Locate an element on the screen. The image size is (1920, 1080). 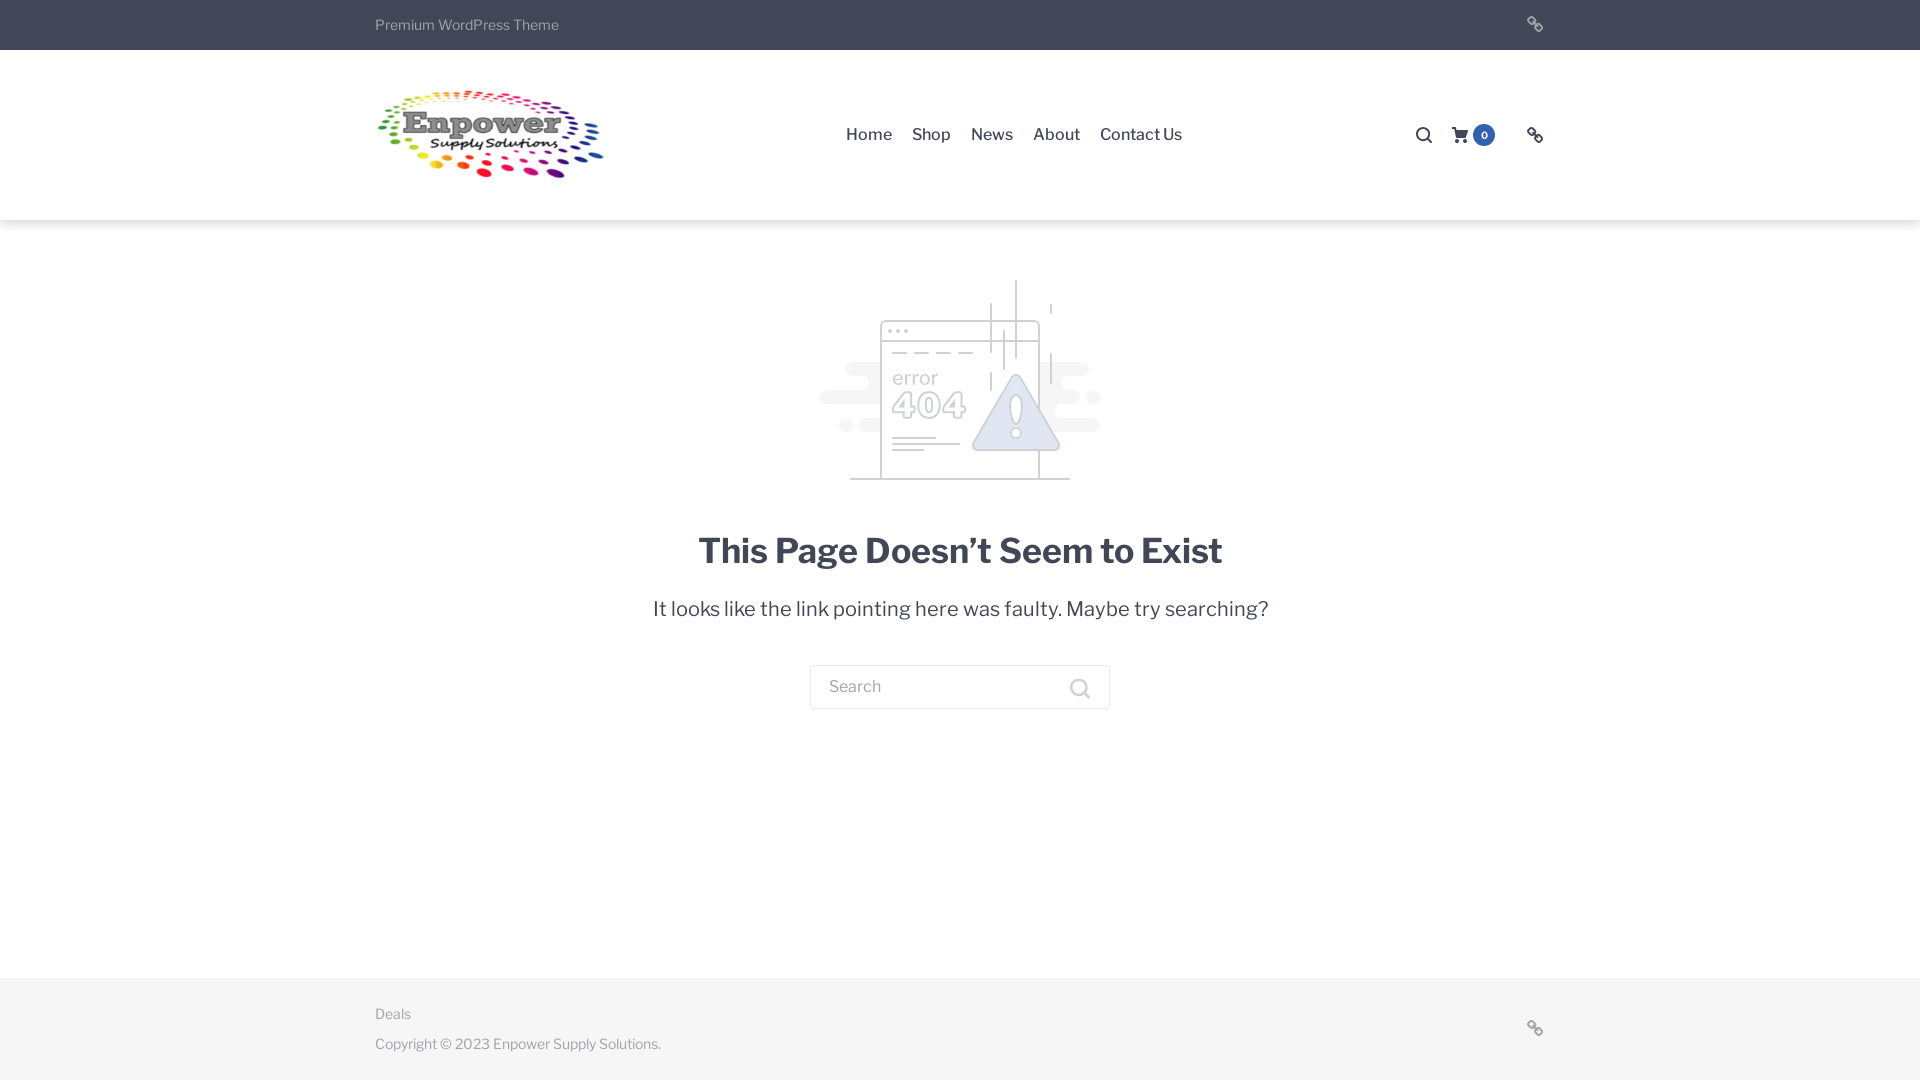
'0' is located at coordinates (1473, 134).